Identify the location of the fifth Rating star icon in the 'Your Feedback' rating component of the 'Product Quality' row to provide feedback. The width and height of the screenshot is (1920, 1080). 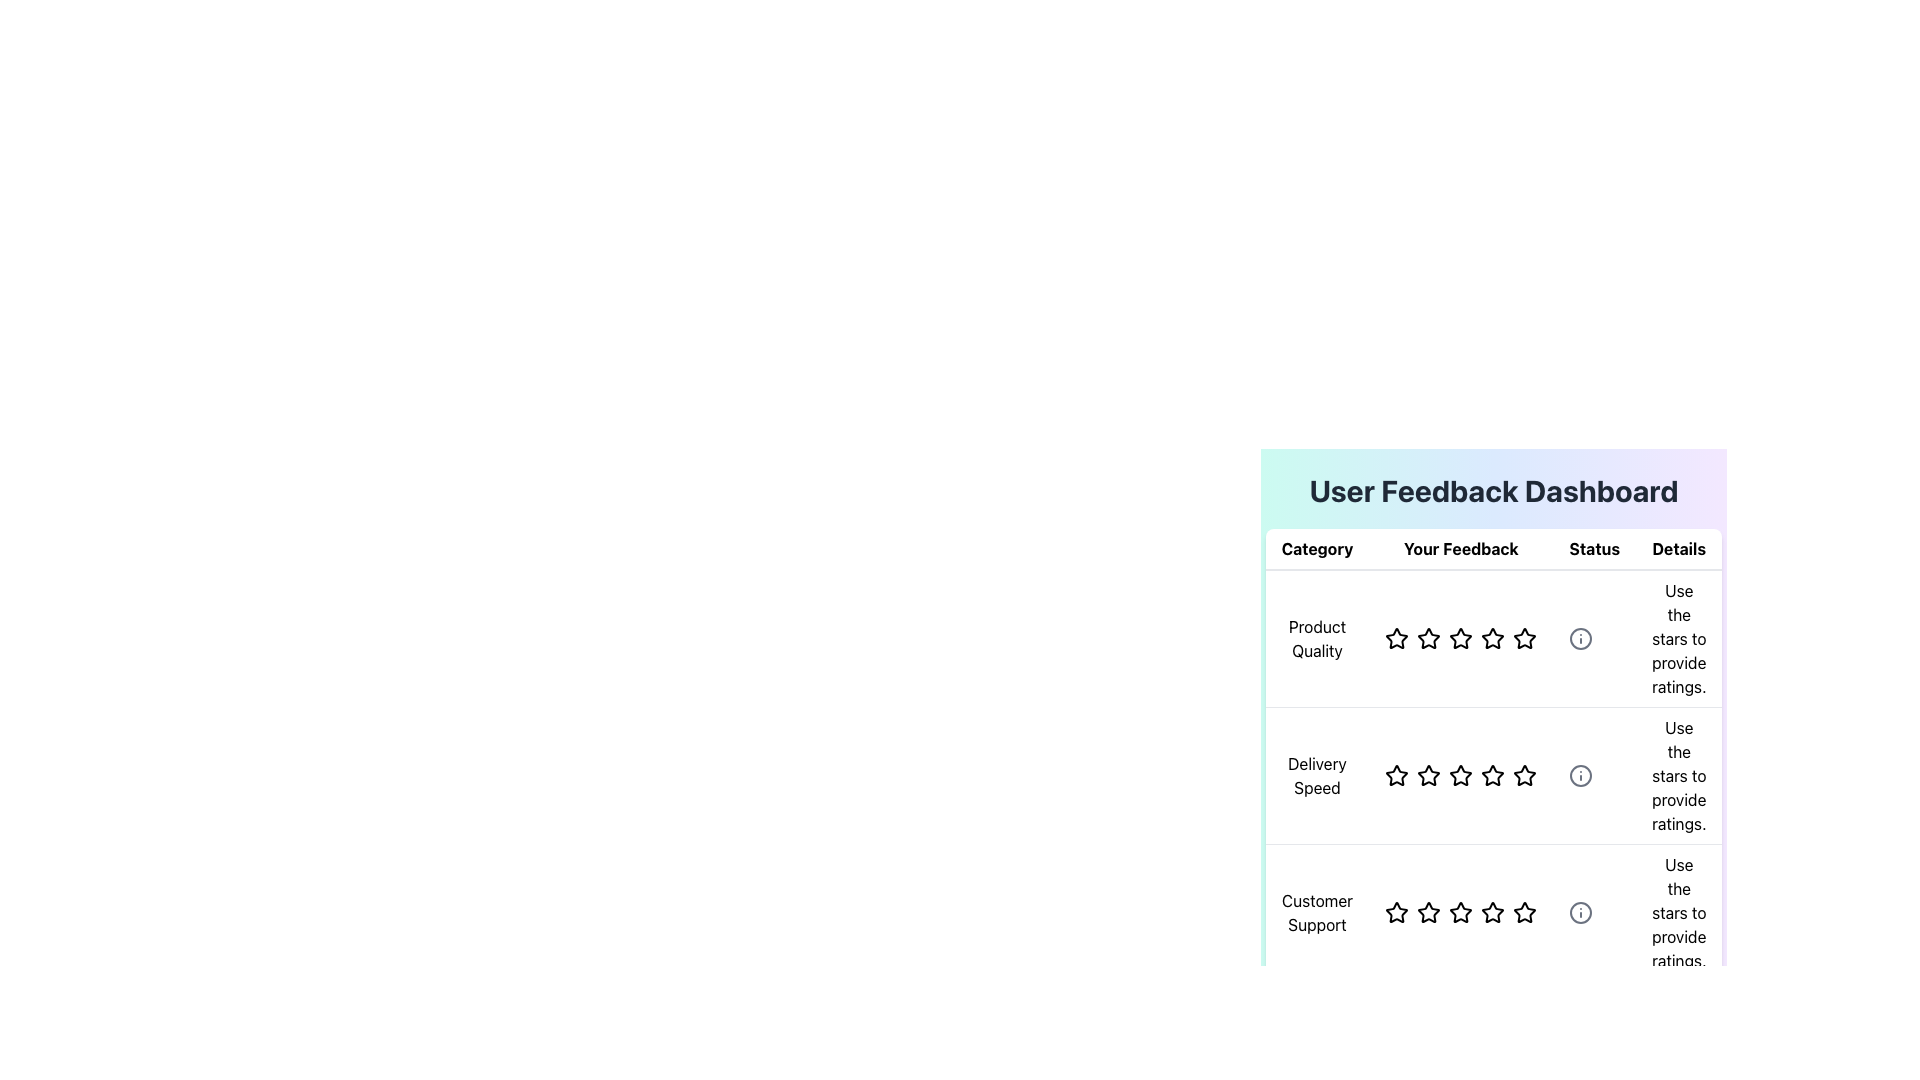
(1524, 638).